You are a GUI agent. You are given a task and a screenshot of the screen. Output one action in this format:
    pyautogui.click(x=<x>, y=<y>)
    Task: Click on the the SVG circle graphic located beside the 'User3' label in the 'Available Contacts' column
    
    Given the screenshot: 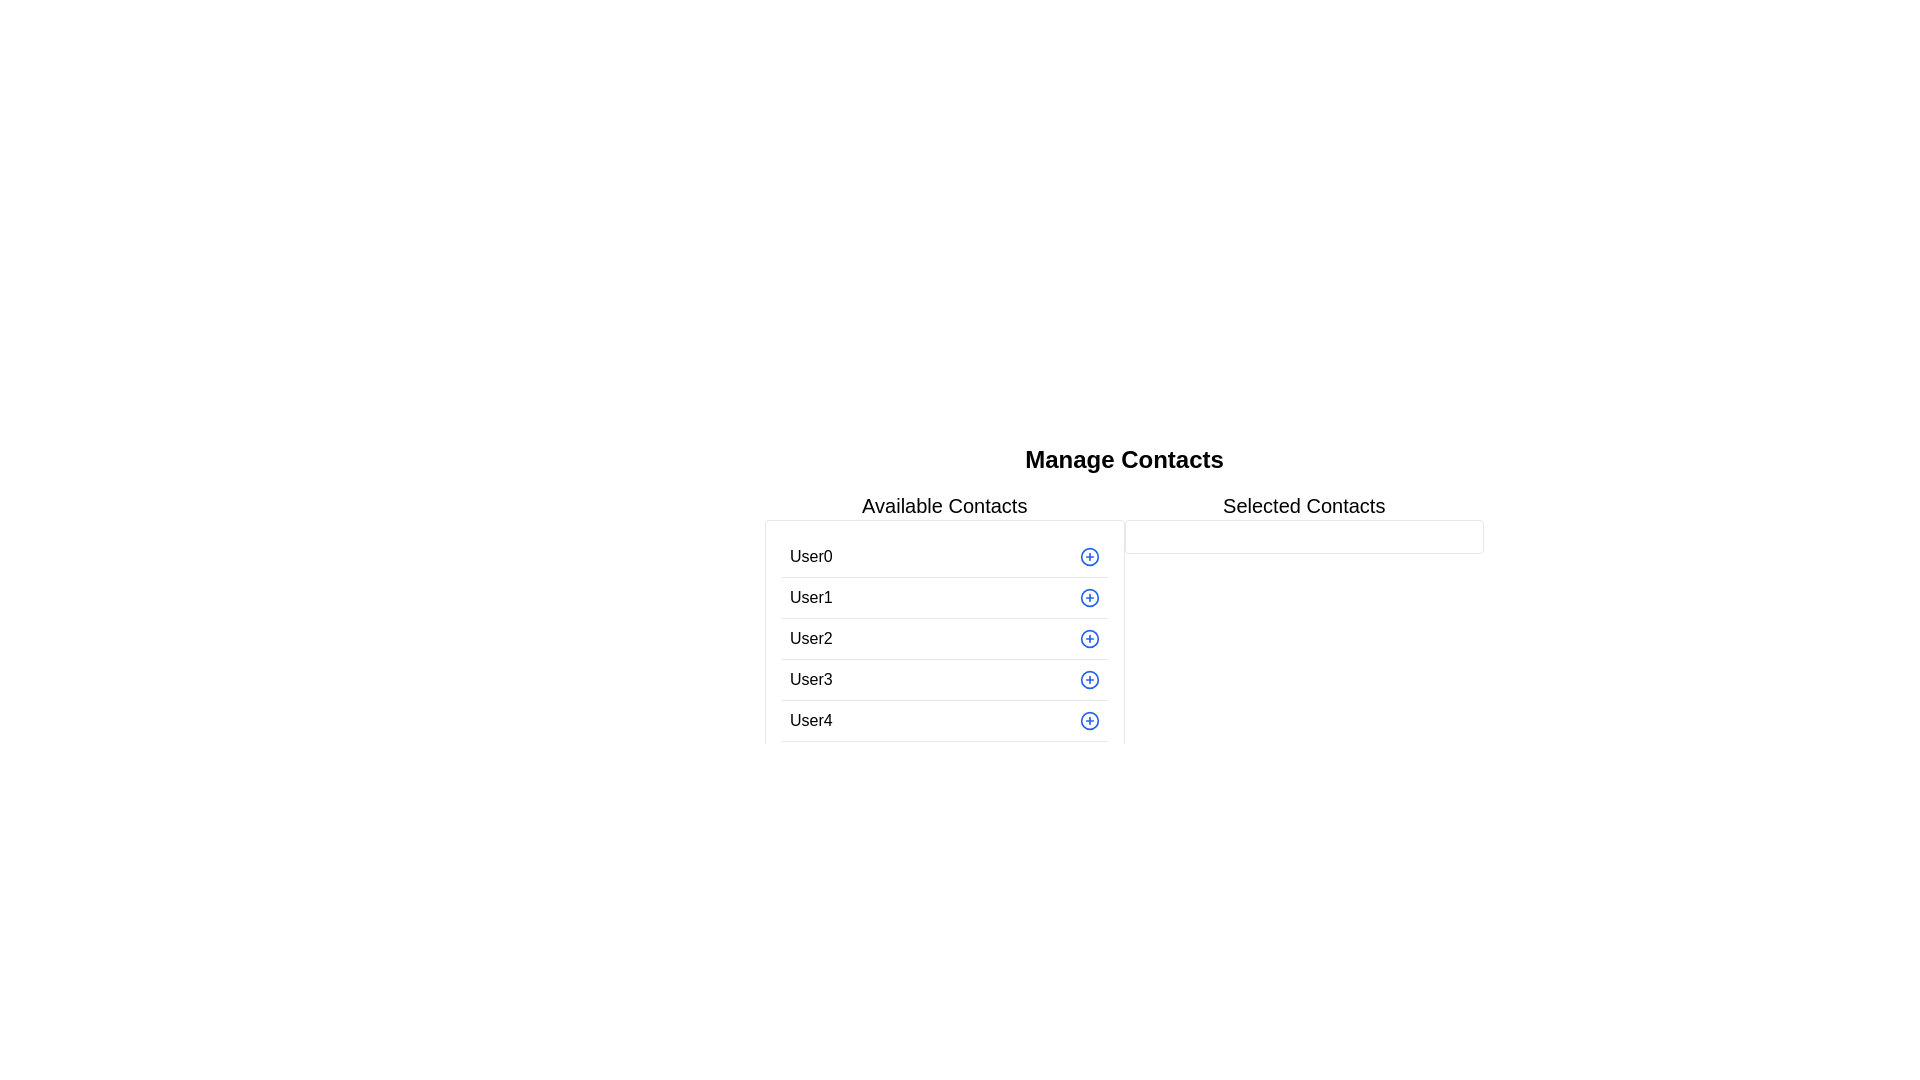 What is the action you would take?
    pyautogui.click(x=1088, y=678)
    